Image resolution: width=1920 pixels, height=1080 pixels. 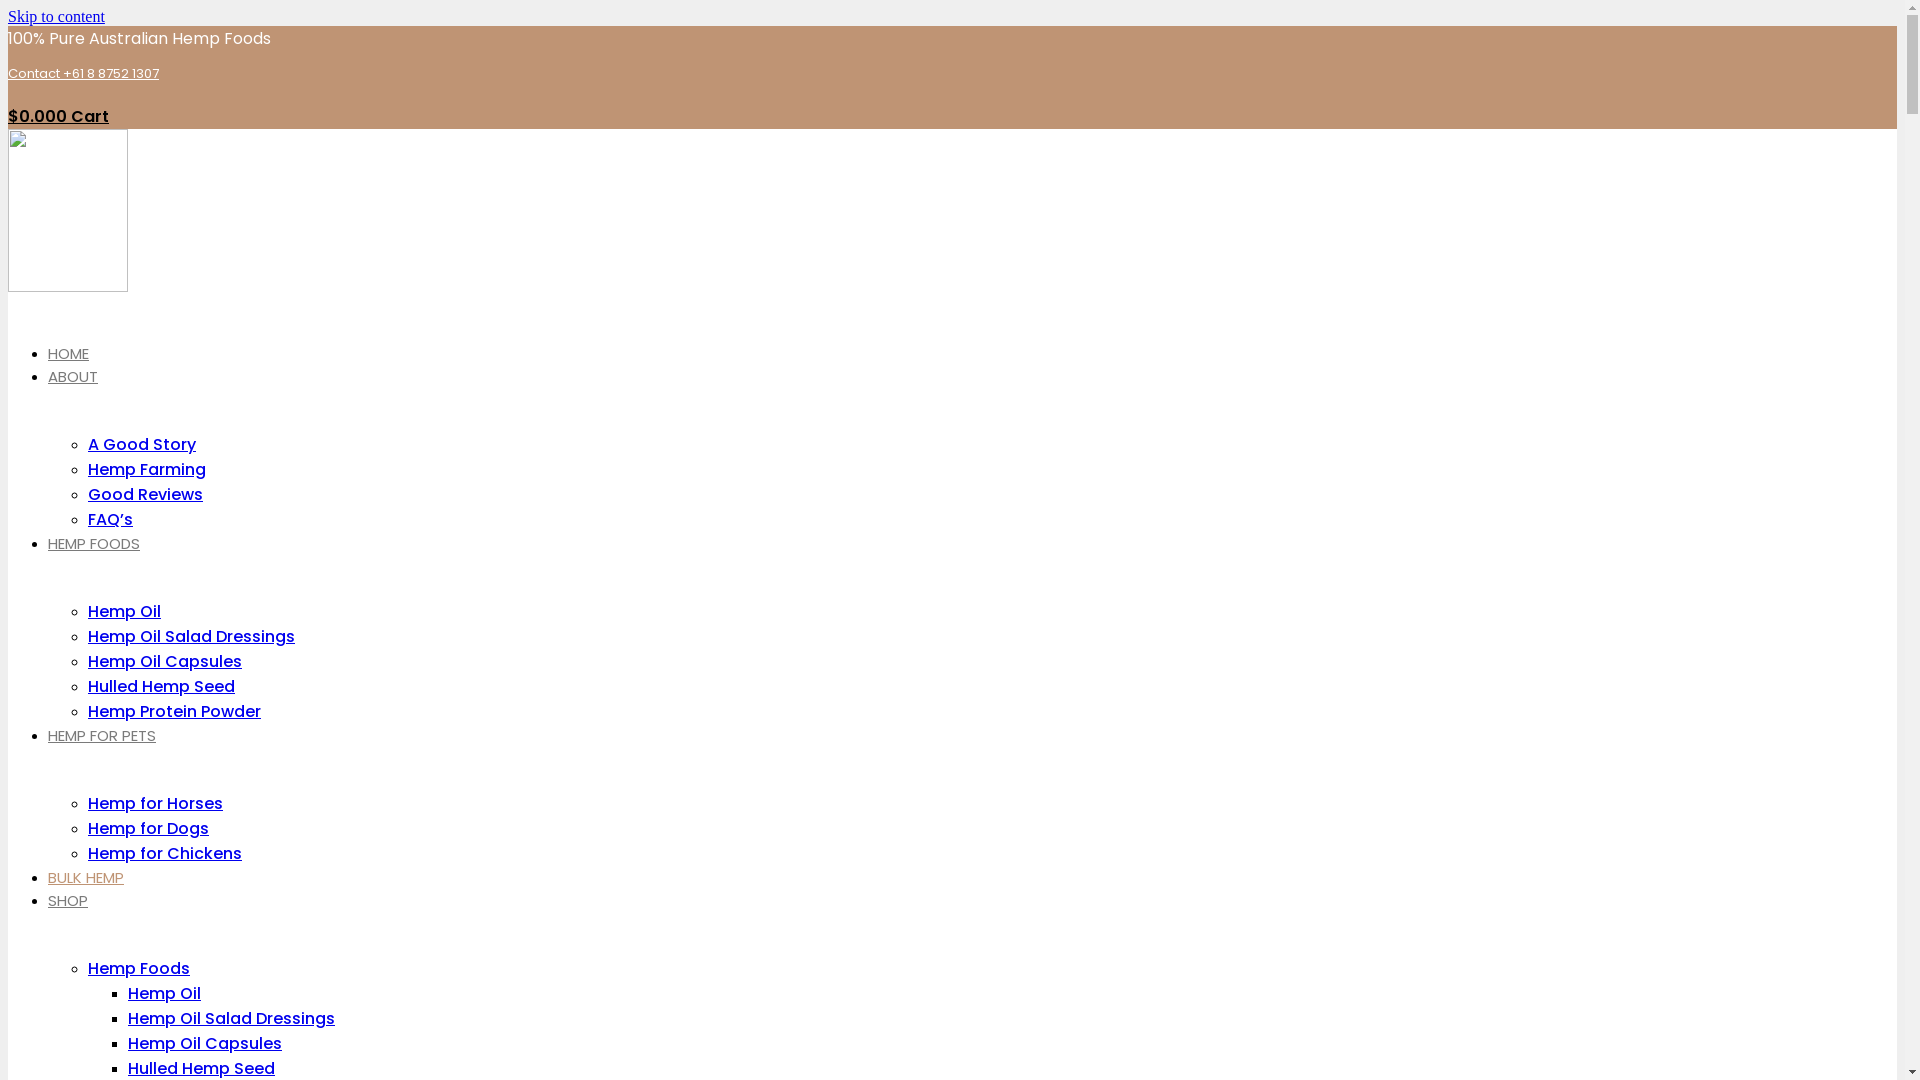 What do you see at coordinates (141, 443) in the screenshot?
I see `'A Good Story'` at bounding box center [141, 443].